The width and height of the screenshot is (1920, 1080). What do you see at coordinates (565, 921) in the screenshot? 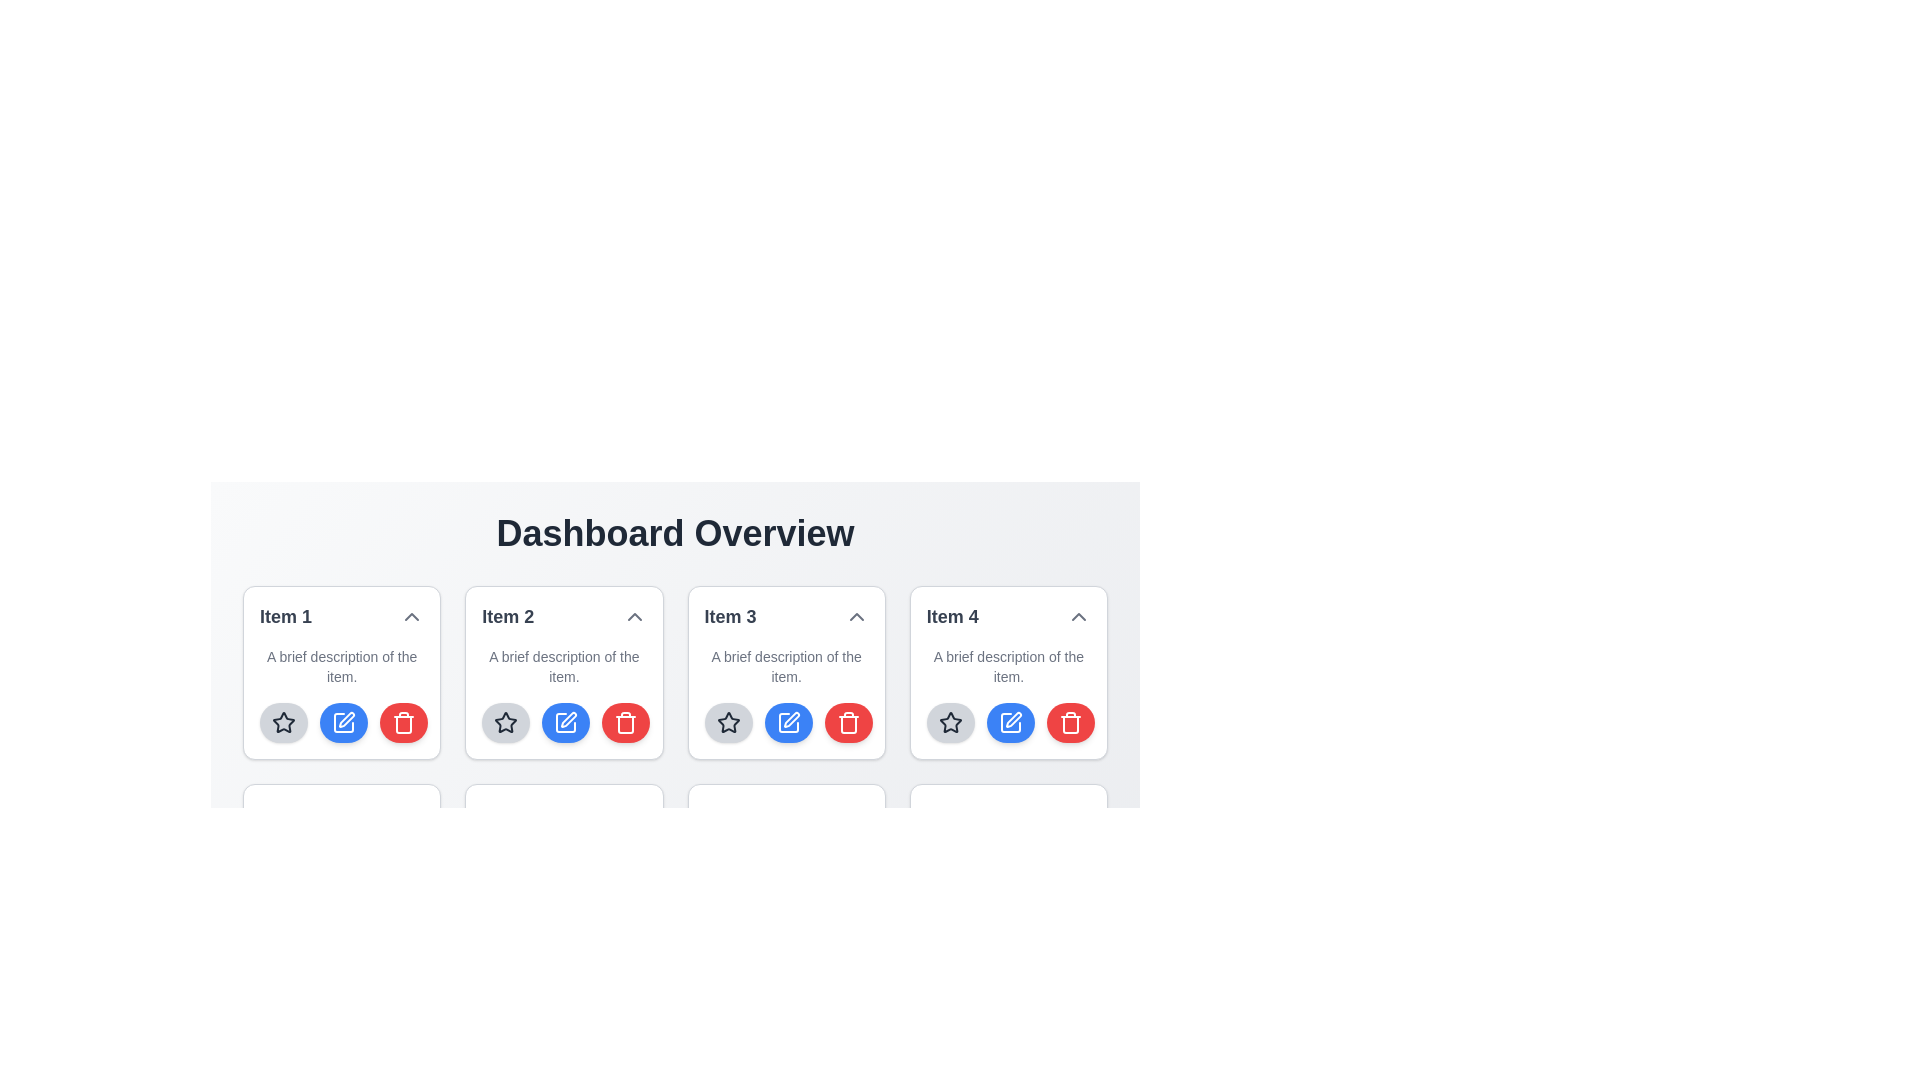
I see `the edit button located between the gray star icon and the red trash can icon to initiate editing` at bounding box center [565, 921].